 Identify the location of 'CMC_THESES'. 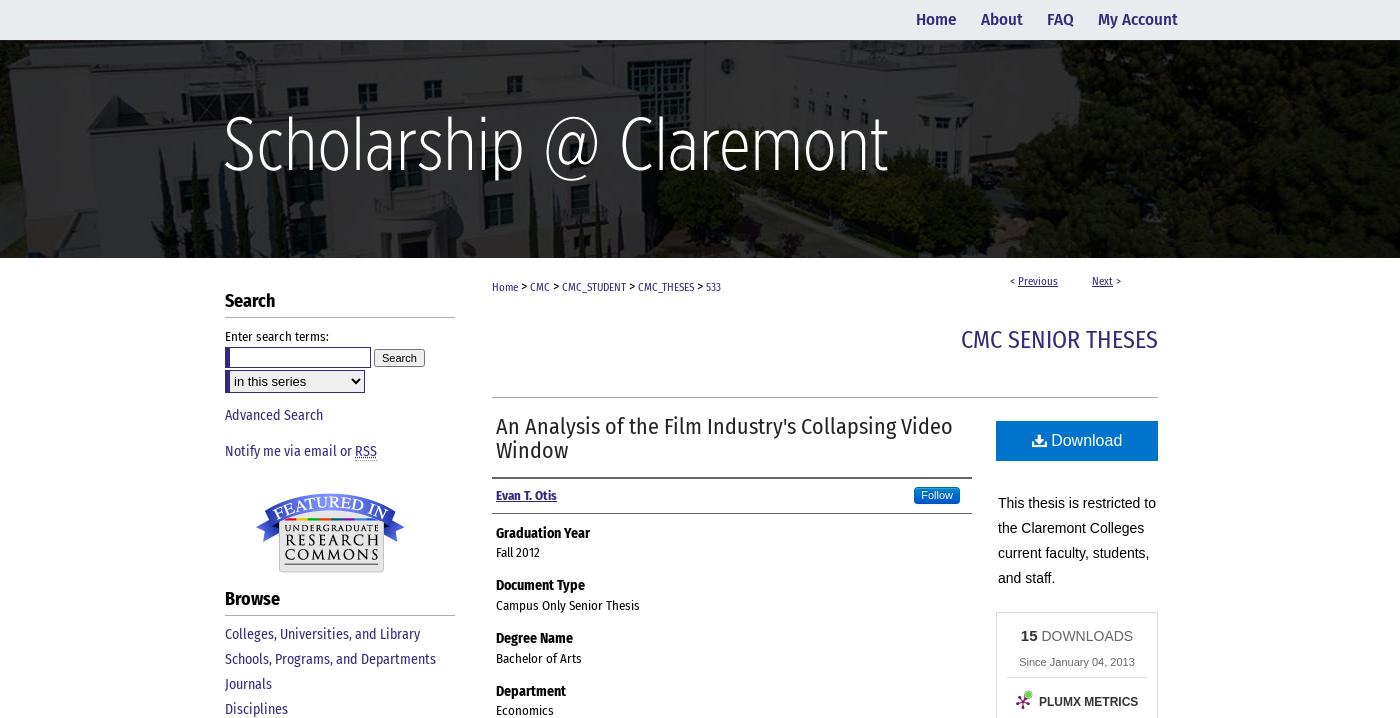
(665, 286).